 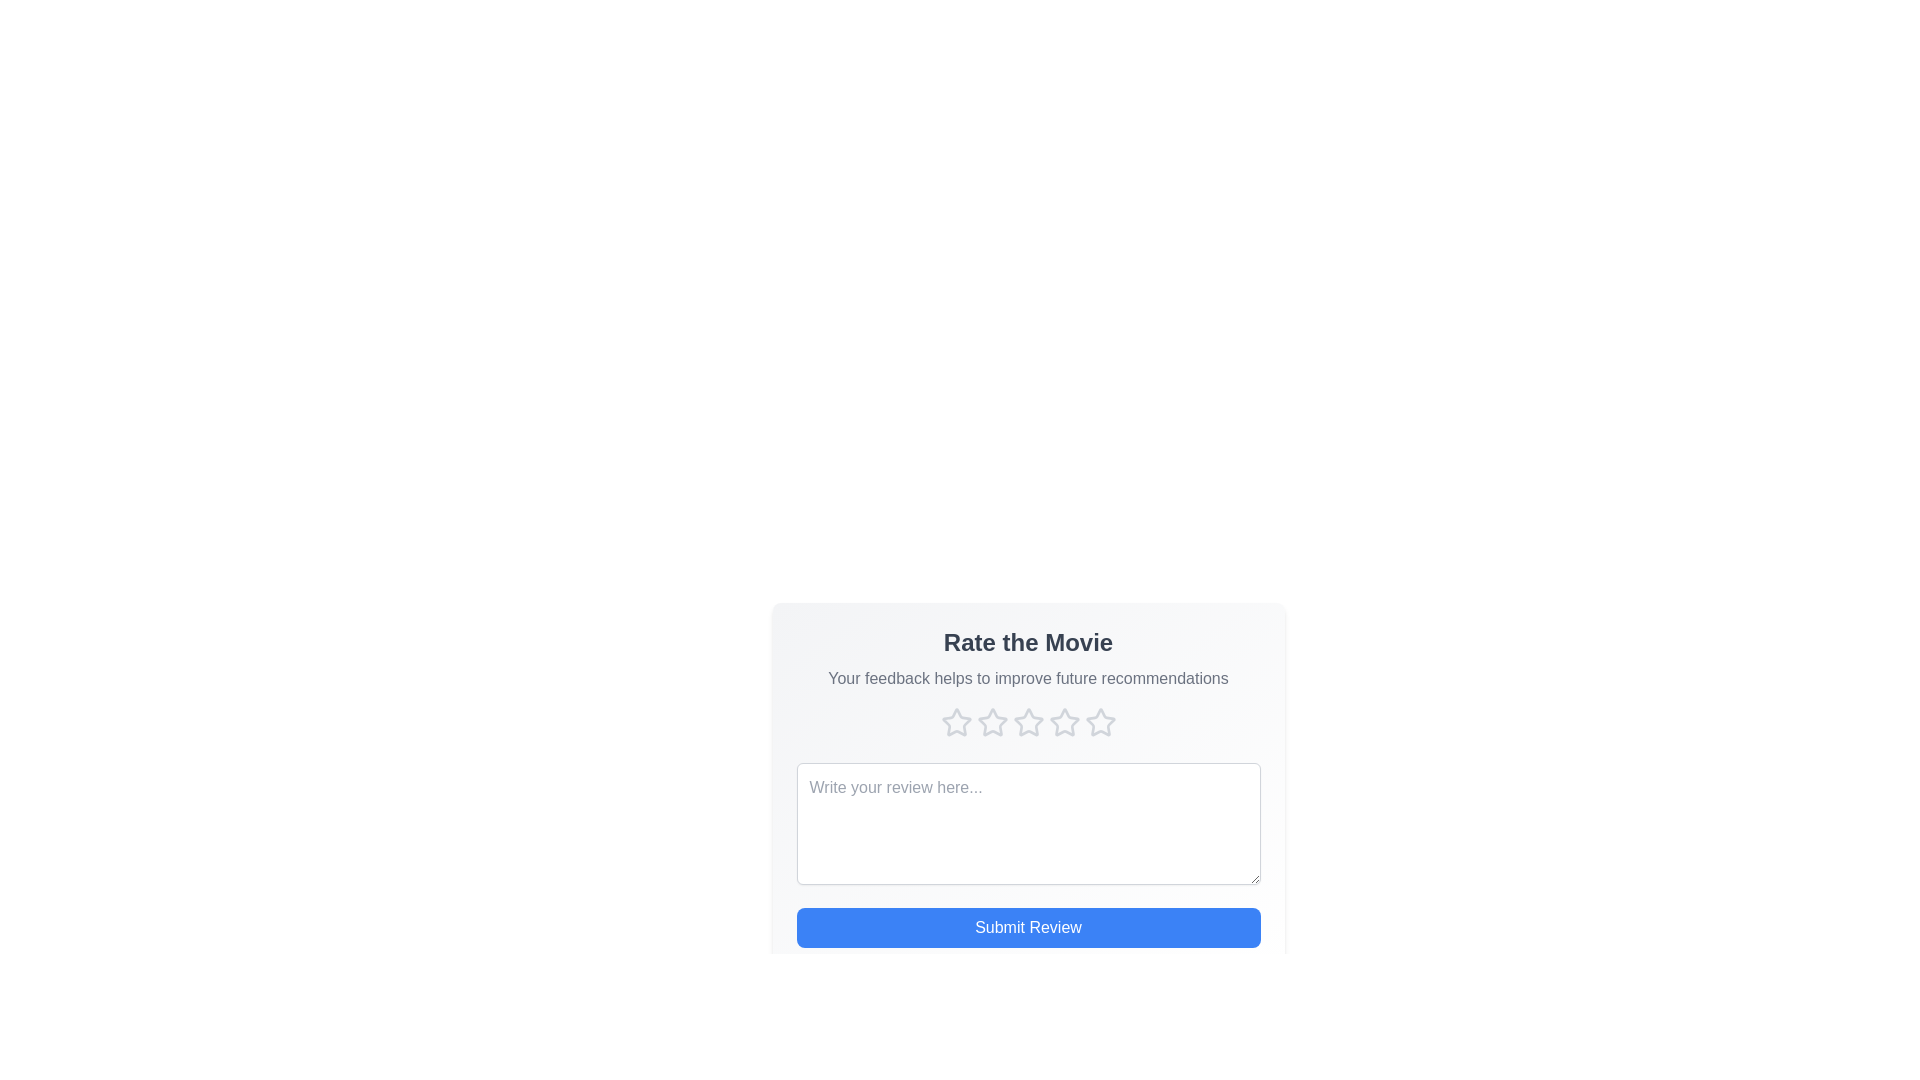 I want to click on the fifth star rating icon in the rating component below the heading 'Rate the Movie', so click(x=1099, y=722).